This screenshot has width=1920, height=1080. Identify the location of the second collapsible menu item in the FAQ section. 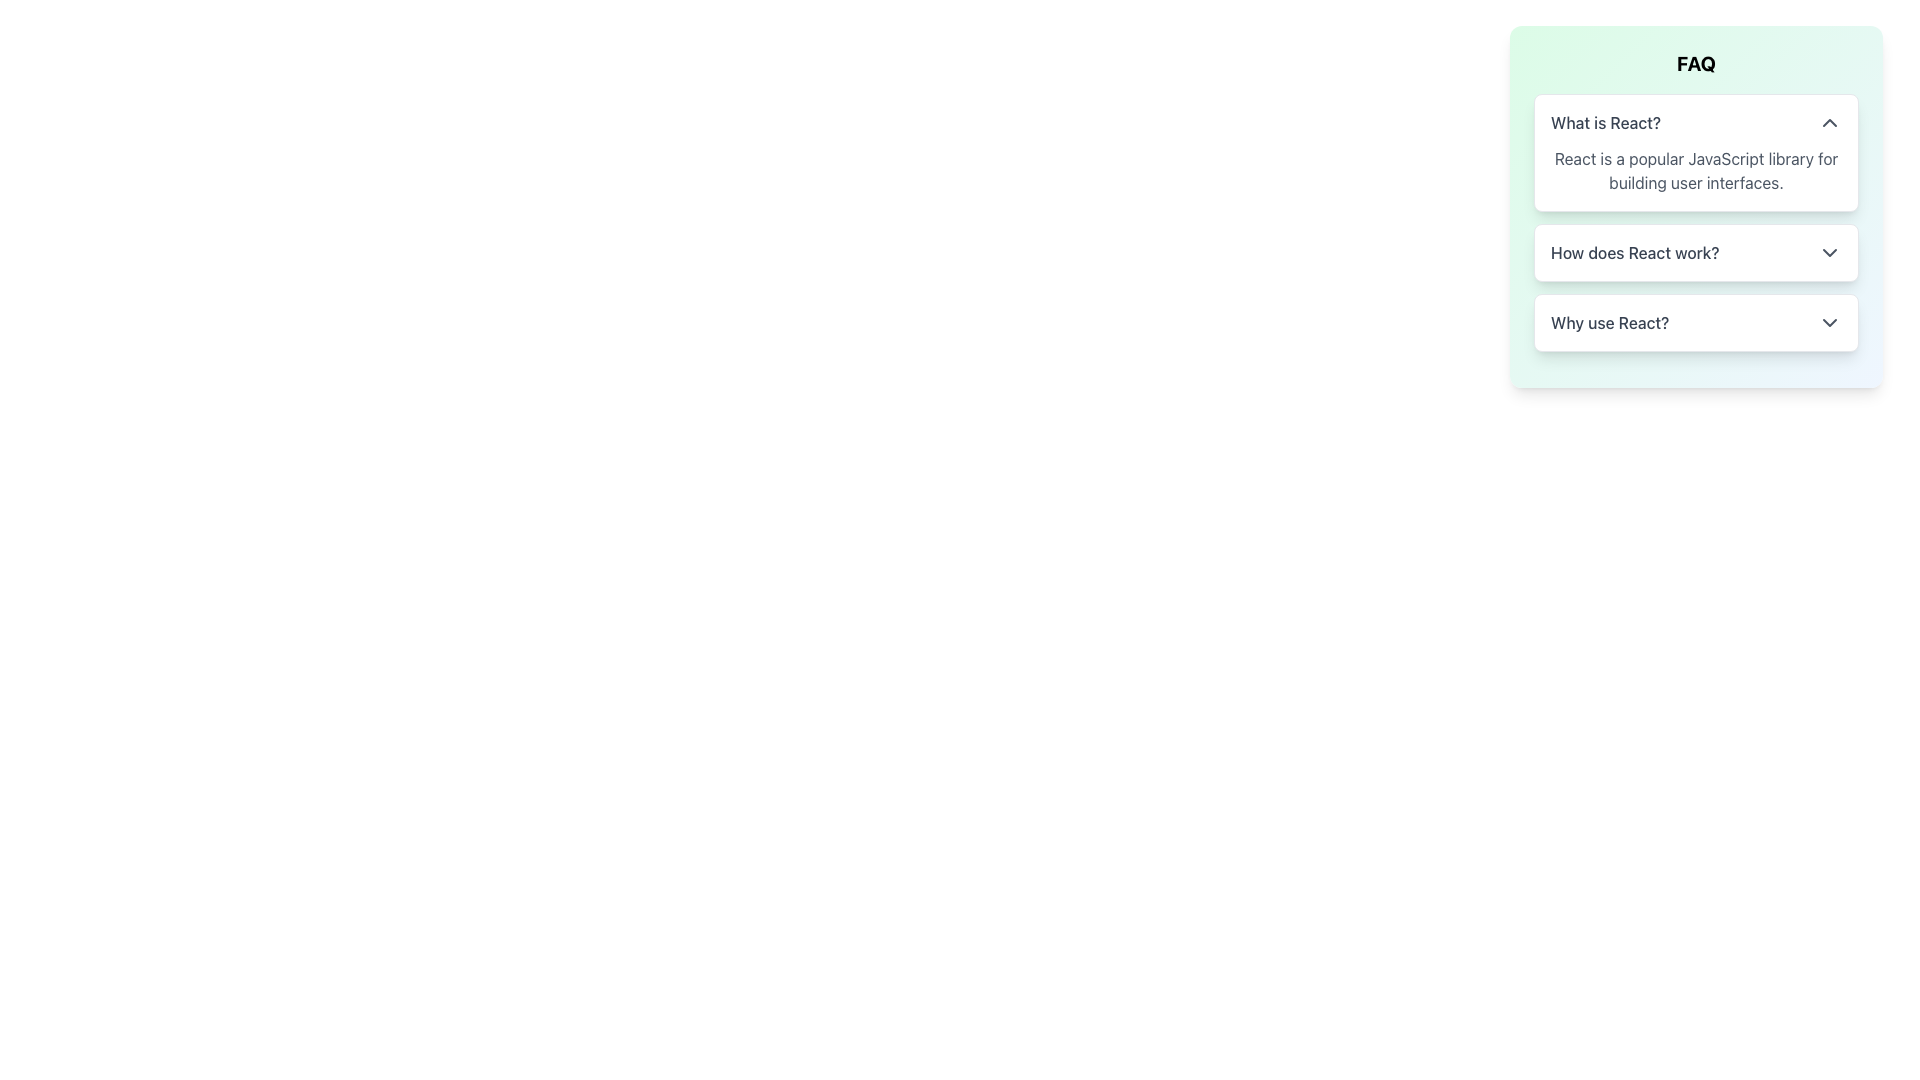
(1695, 252).